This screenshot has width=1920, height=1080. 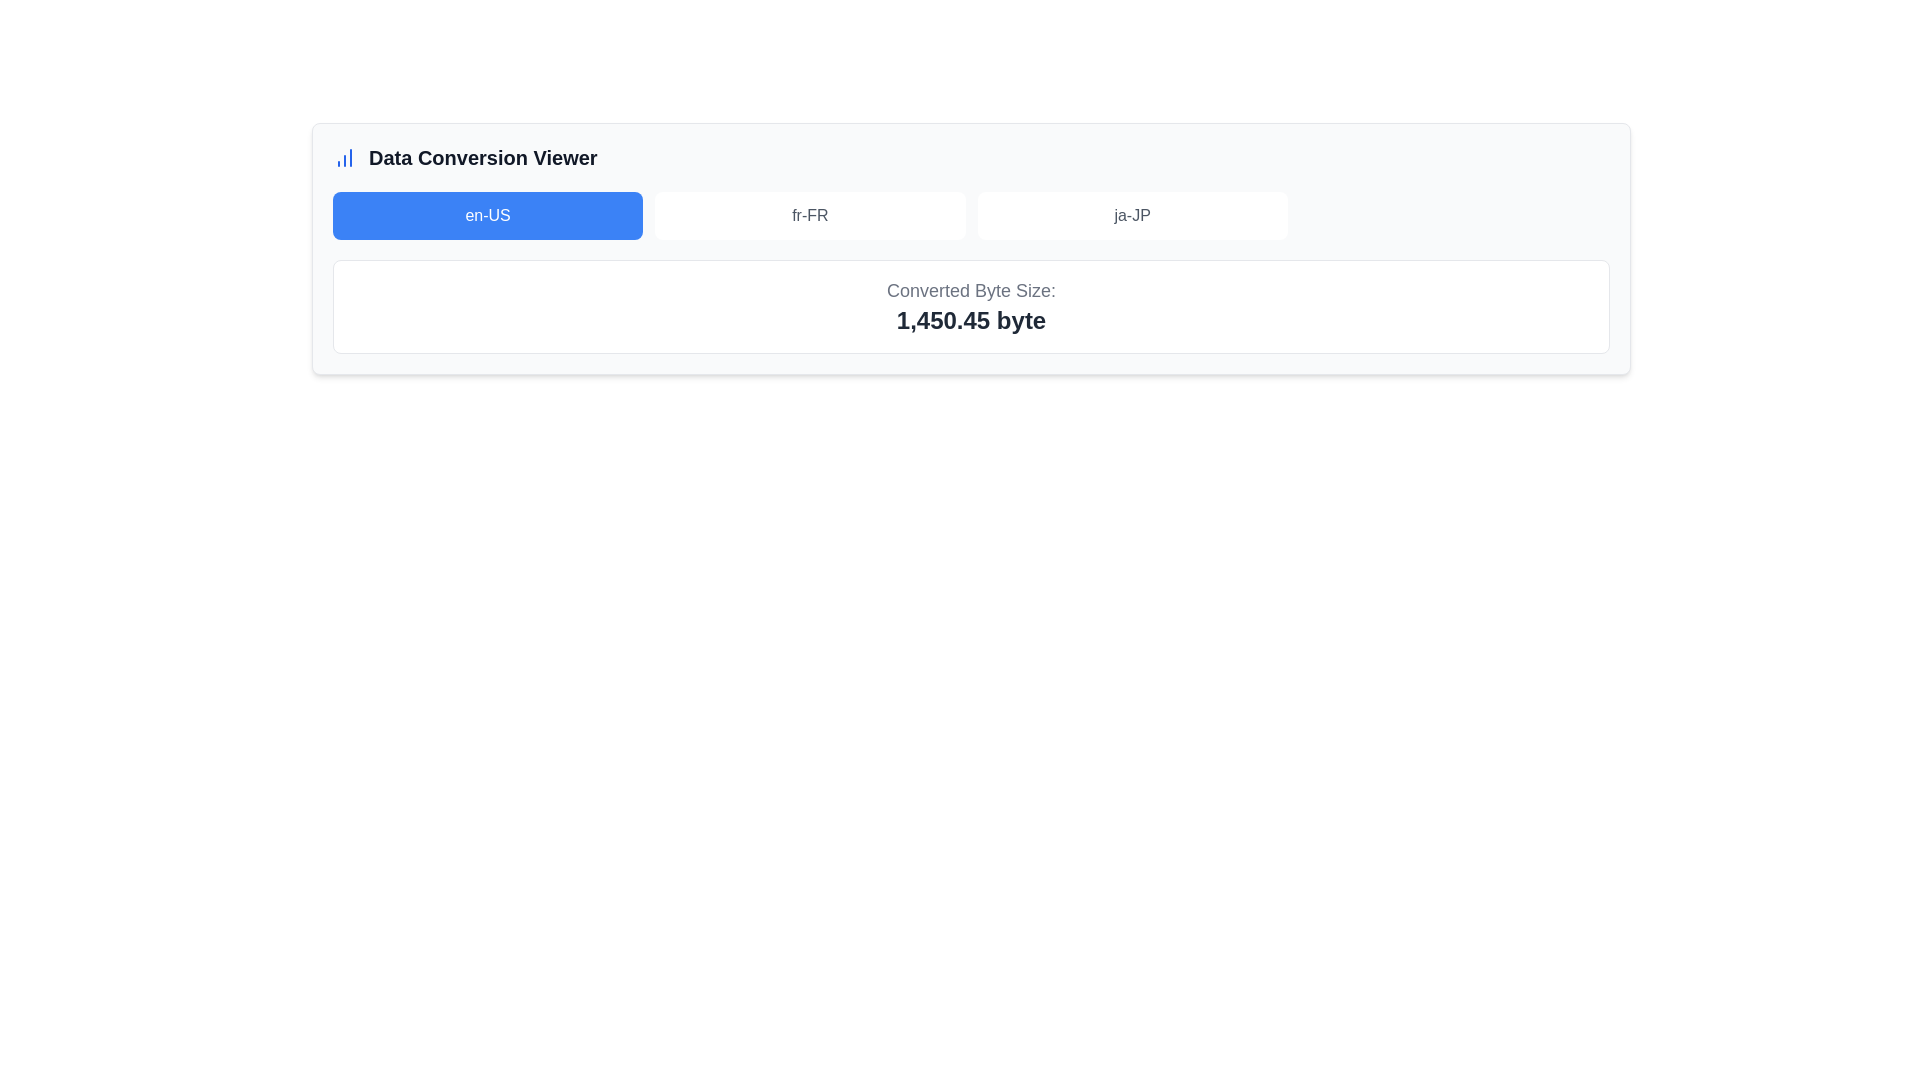 What do you see at coordinates (483, 157) in the screenshot?
I see `the 'Data Conversion Viewer' text label, which serves as a heading indicating the section's purpose and is located near the top-left corner of the interface, following a small chart icon` at bounding box center [483, 157].